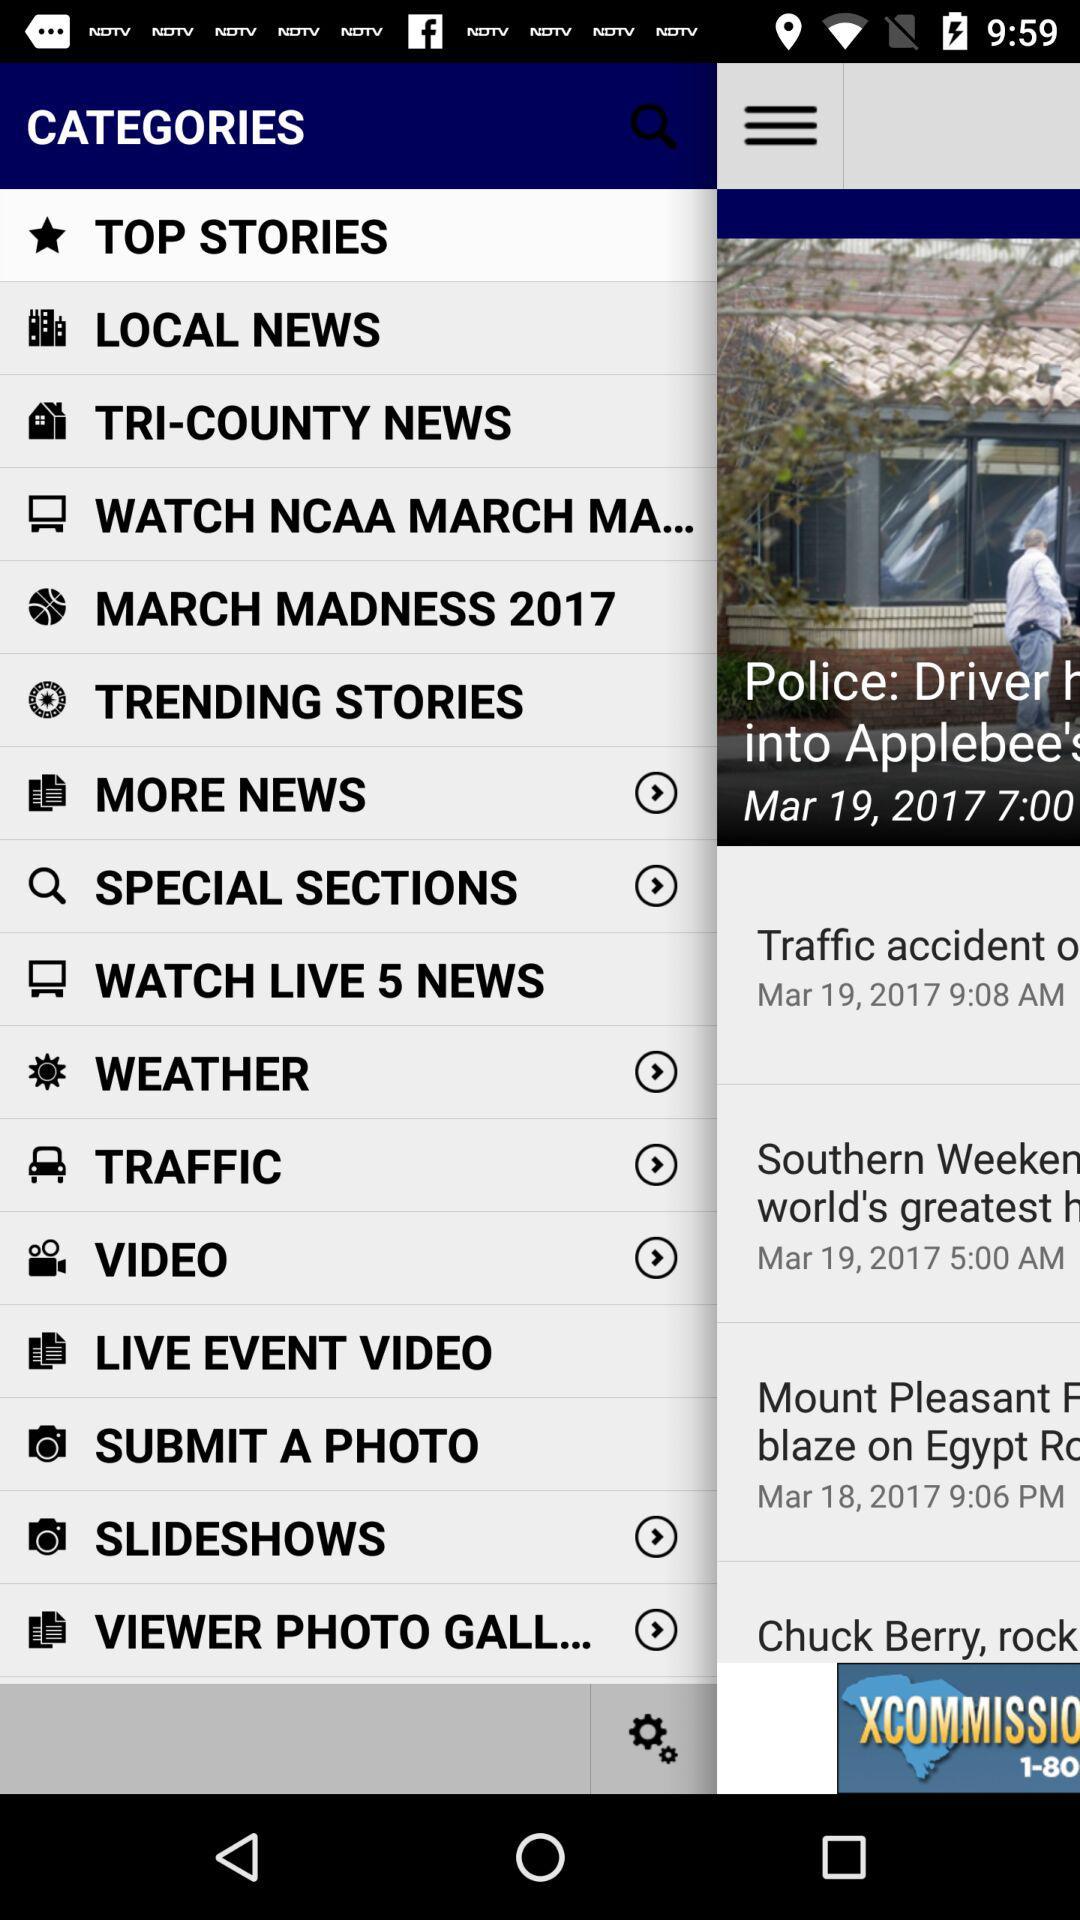  What do you see at coordinates (45, 979) in the screenshot?
I see `the icon left to watch live 5 news` at bounding box center [45, 979].